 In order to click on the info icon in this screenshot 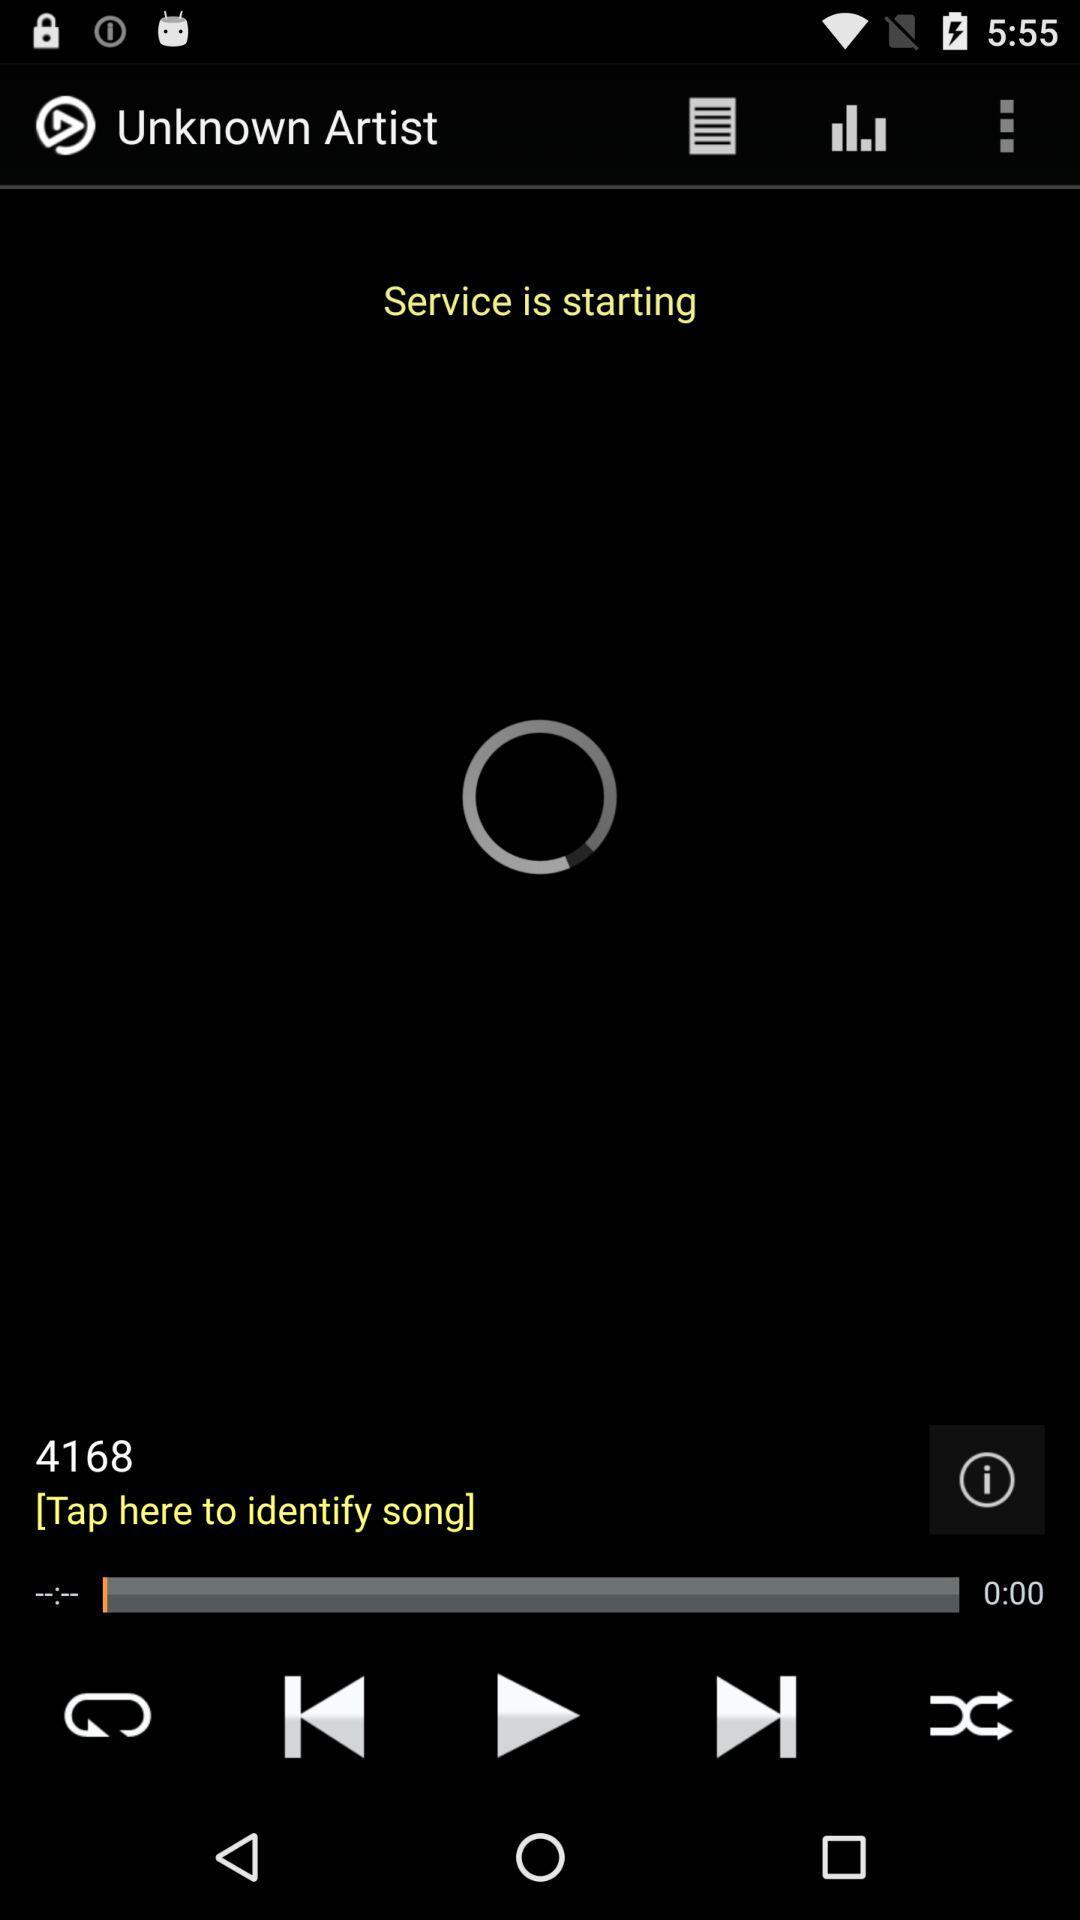, I will do `click(986, 1582)`.